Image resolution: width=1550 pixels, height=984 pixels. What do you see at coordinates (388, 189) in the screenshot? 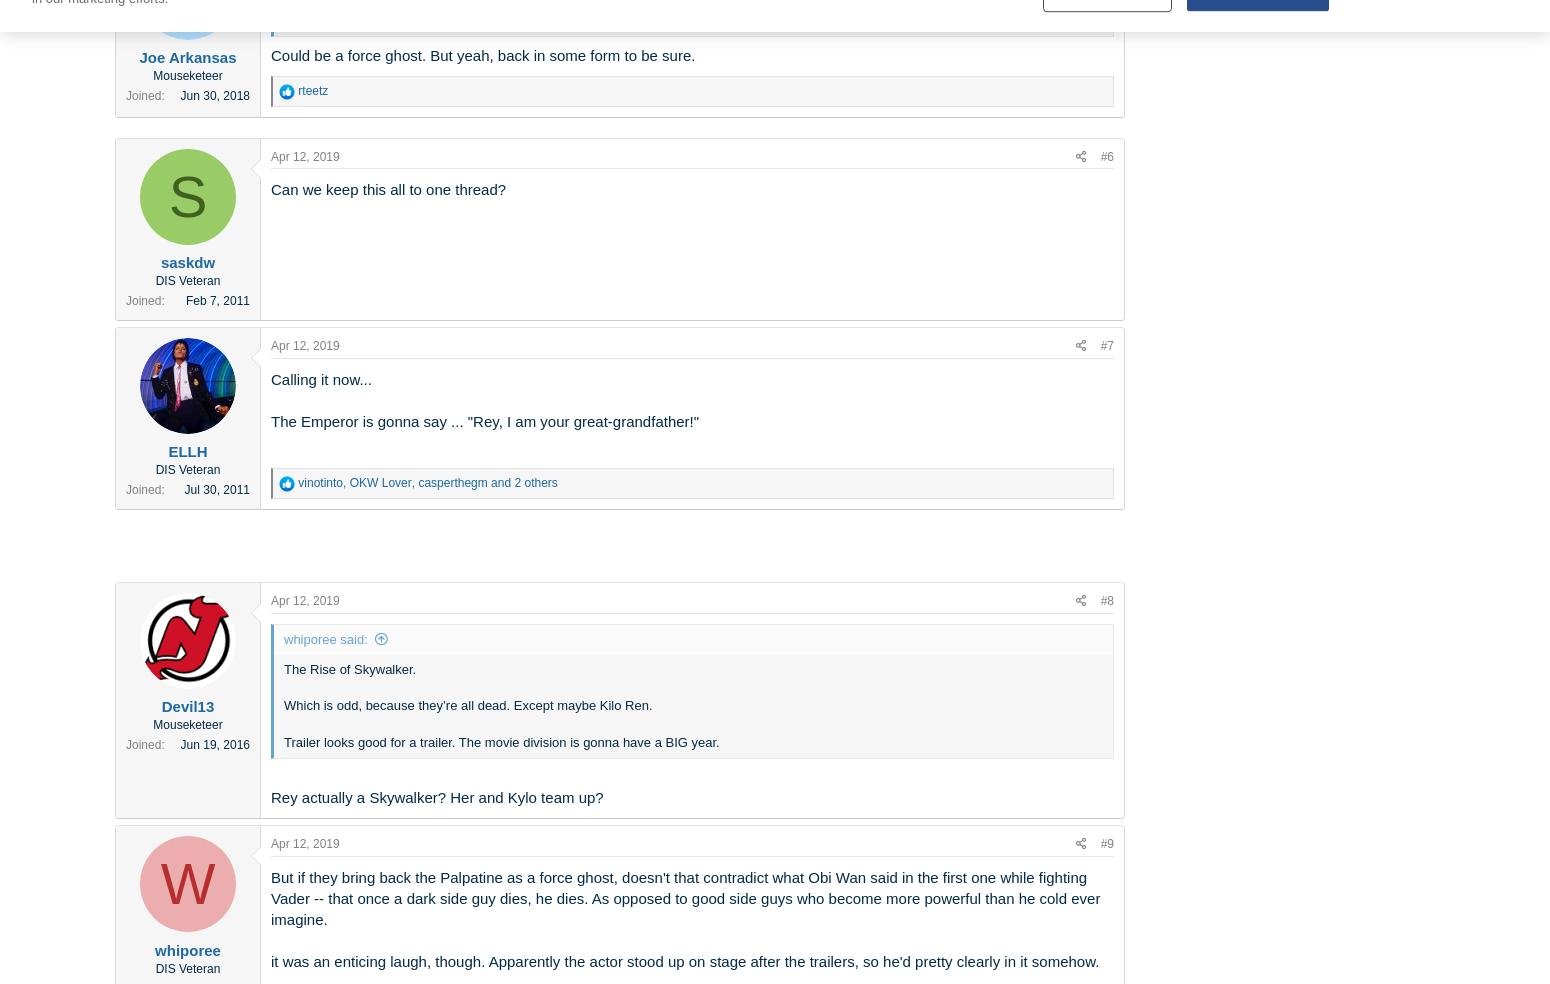
I see `'Can we keep this all to one thread?'` at bounding box center [388, 189].